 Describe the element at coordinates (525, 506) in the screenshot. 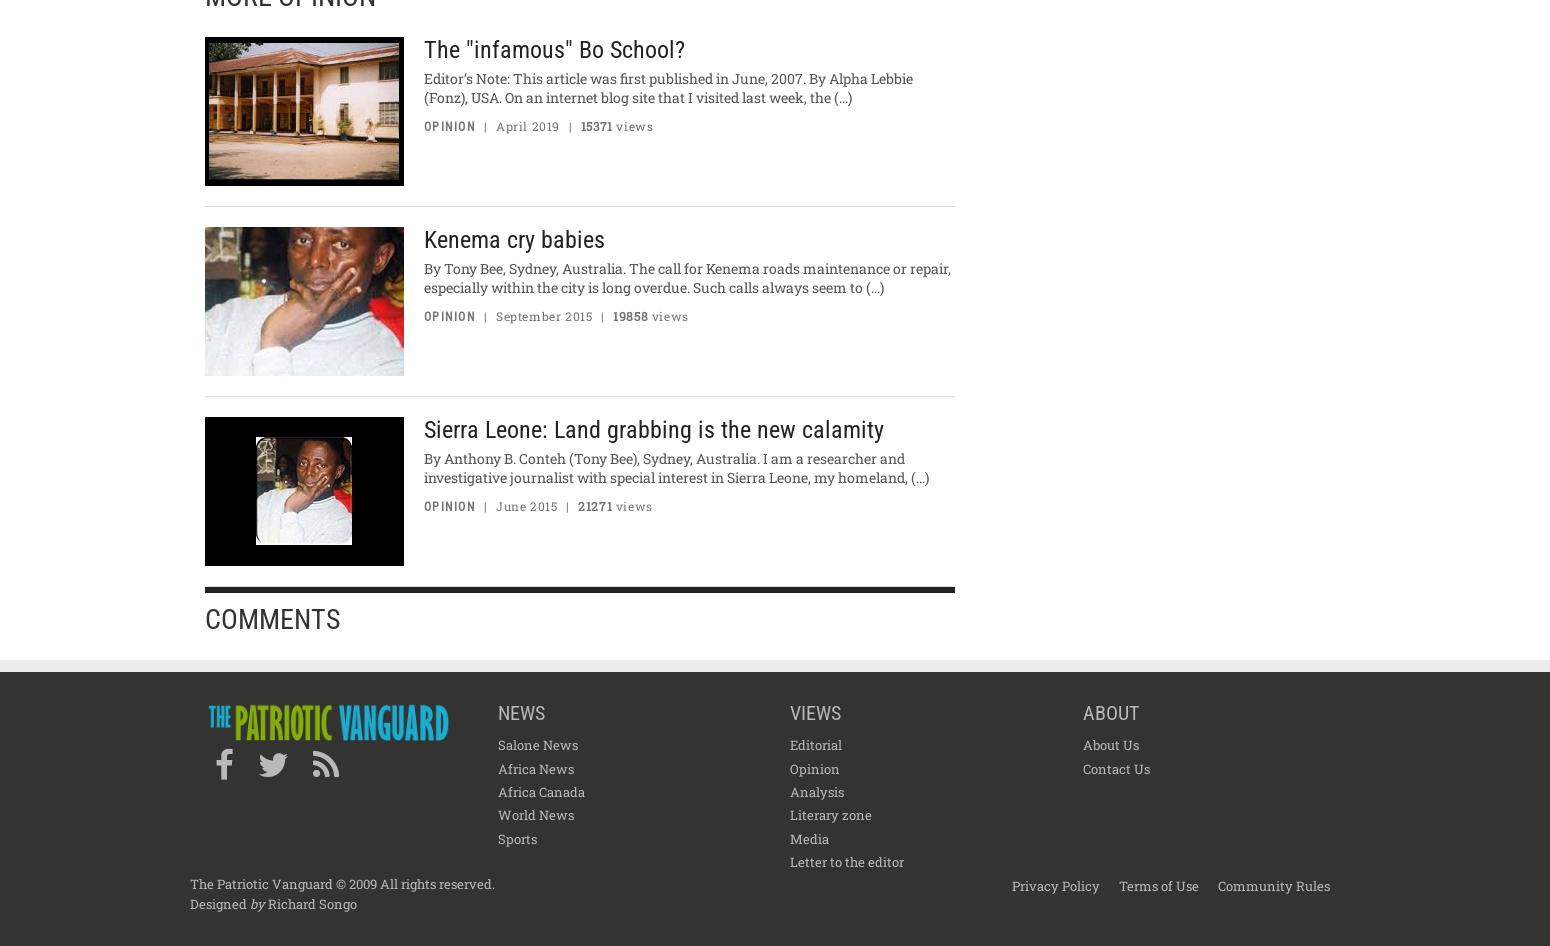

I see `'June 2015'` at that location.